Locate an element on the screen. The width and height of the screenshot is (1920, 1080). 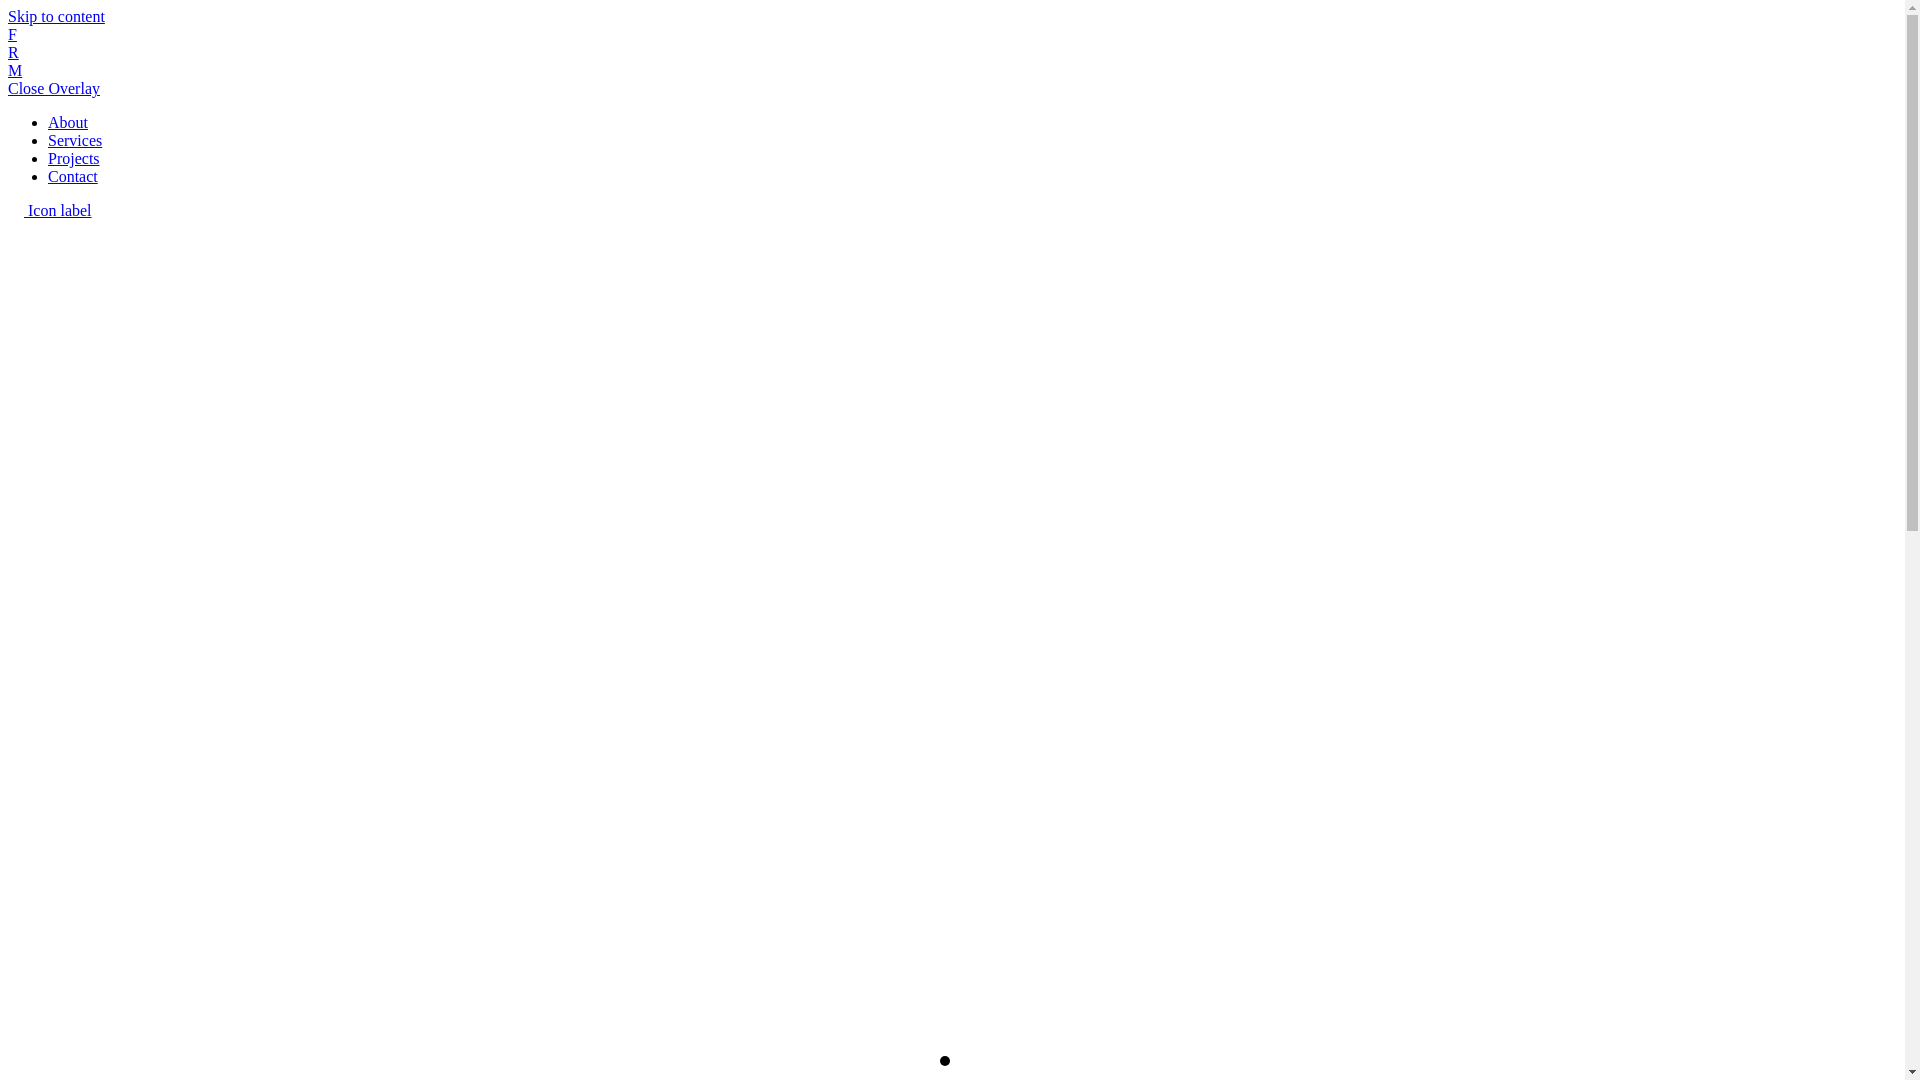
'Close Overlay' is located at coordinates (53, 87).